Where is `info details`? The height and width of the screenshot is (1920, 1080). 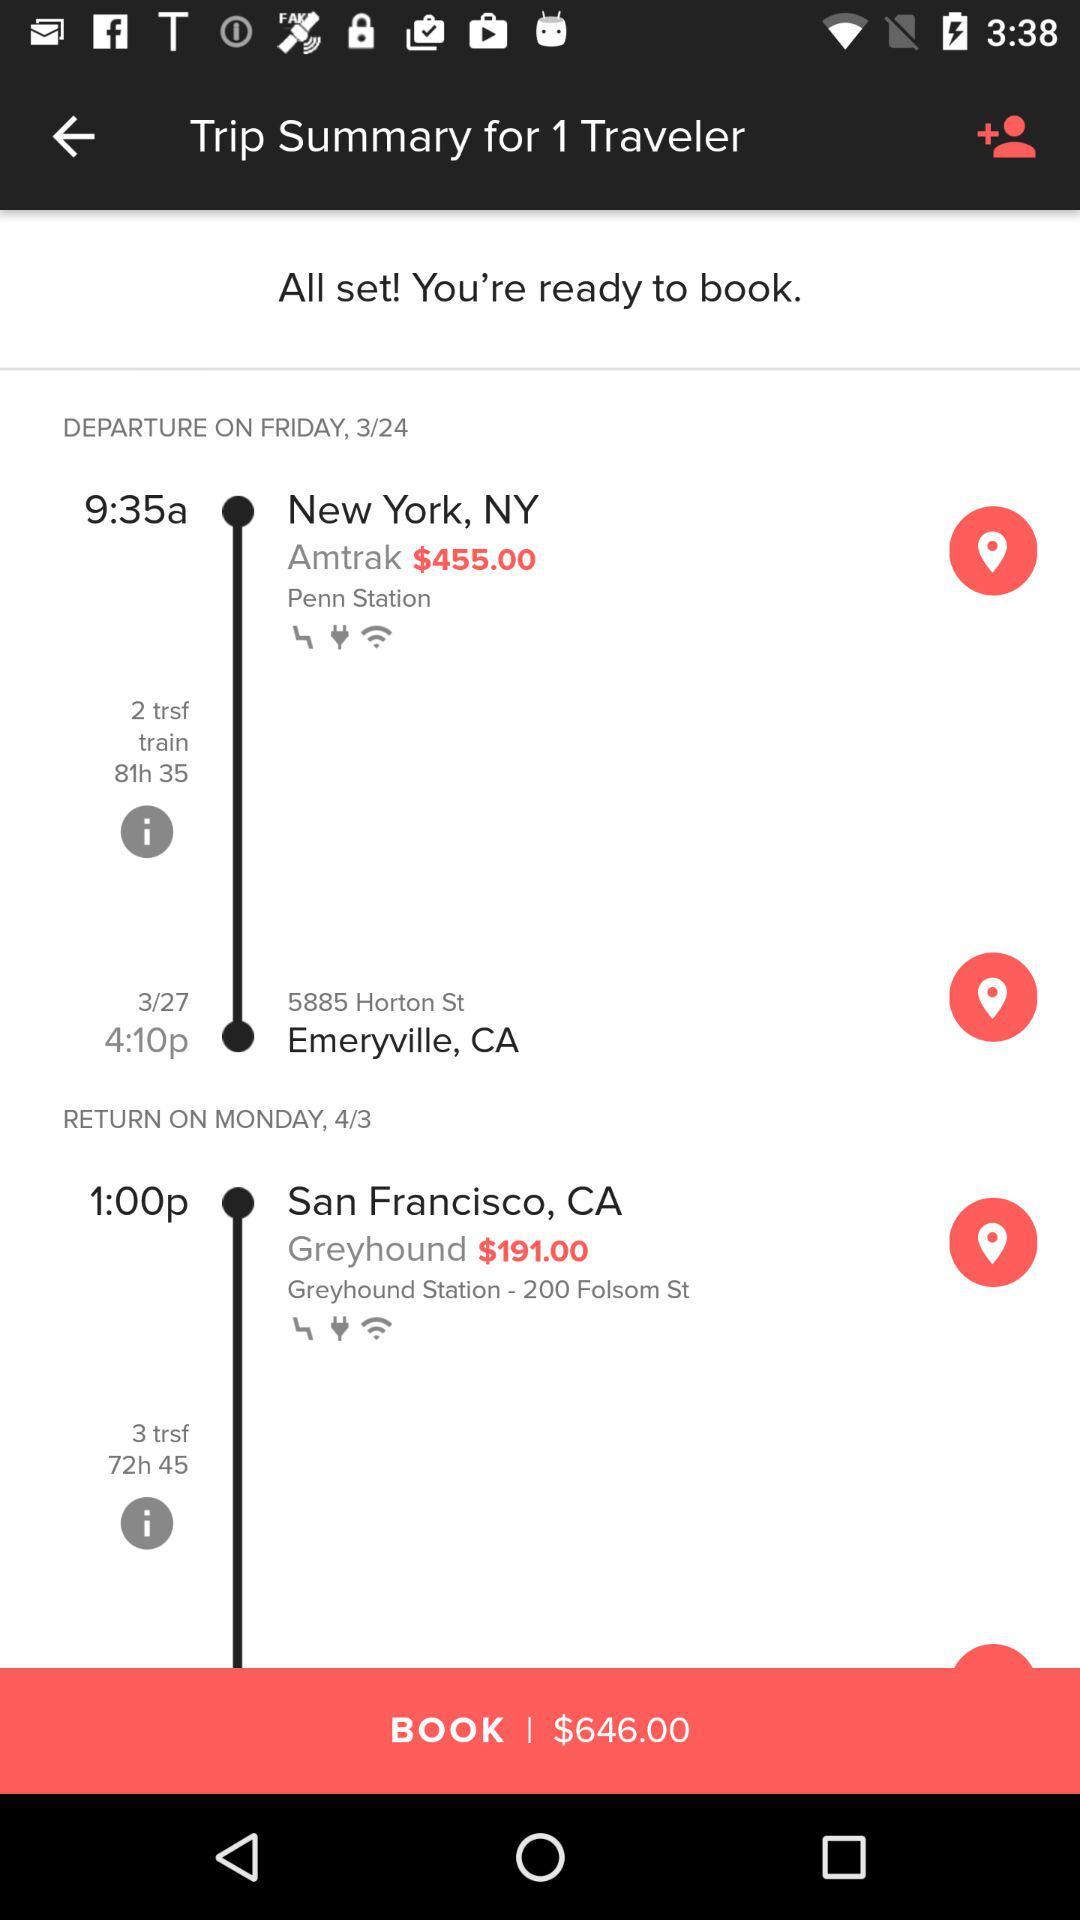
info details is located at coordinates (145, 1522).